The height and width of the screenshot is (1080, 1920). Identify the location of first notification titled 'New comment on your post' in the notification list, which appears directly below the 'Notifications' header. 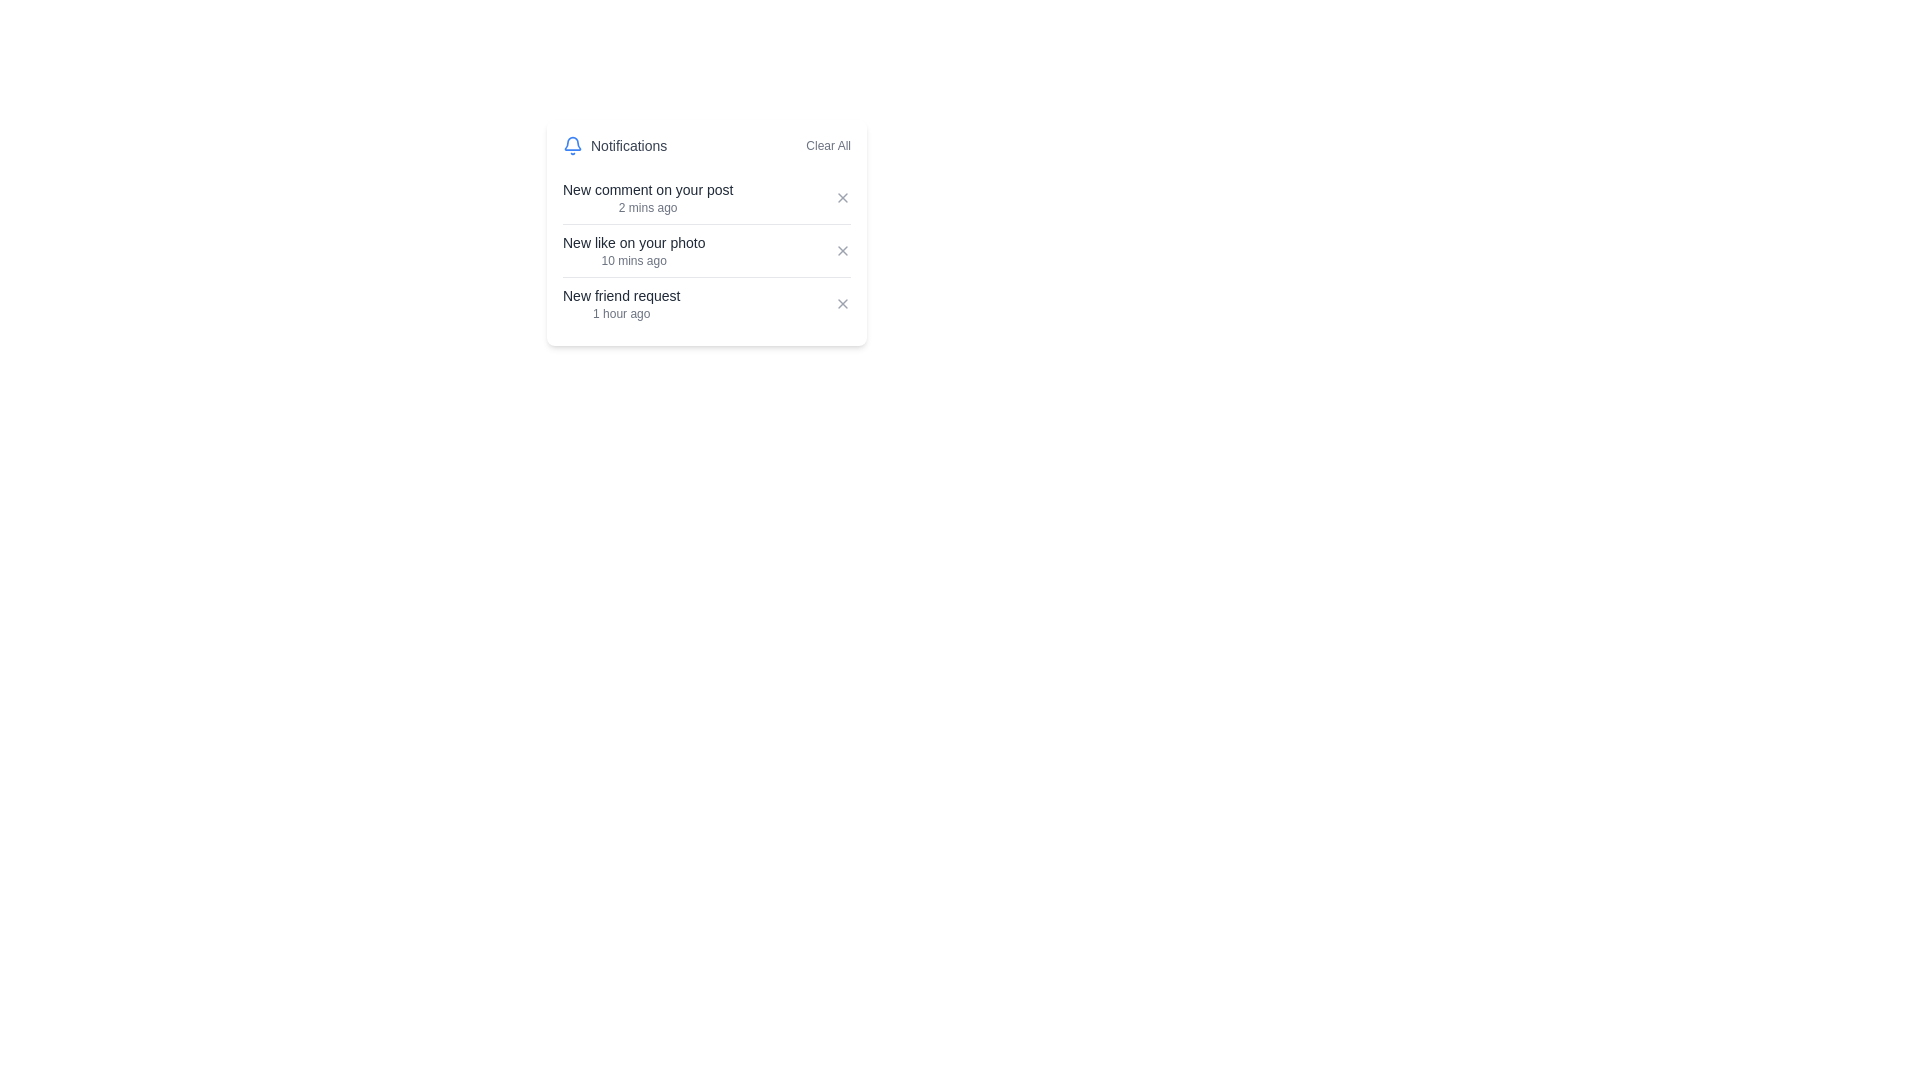
(648, 197).